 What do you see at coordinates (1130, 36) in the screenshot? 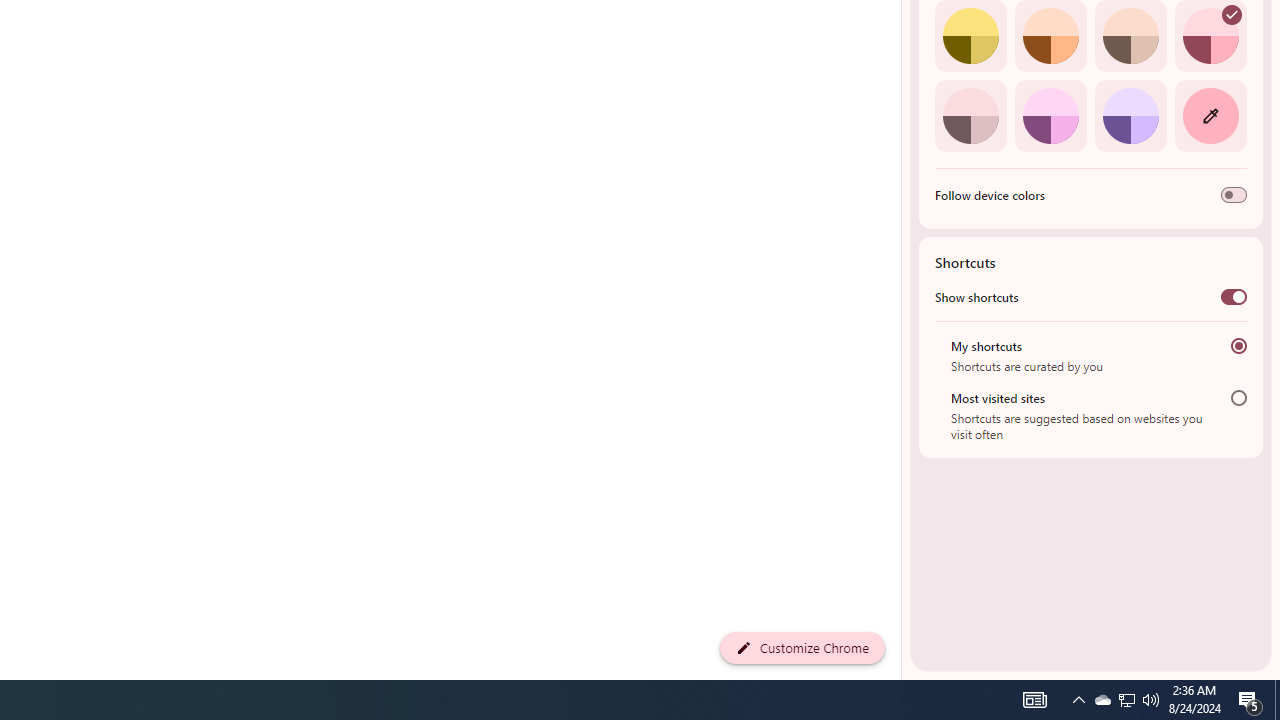
I see `'Apricot'` at bounding box center [1130, 36].